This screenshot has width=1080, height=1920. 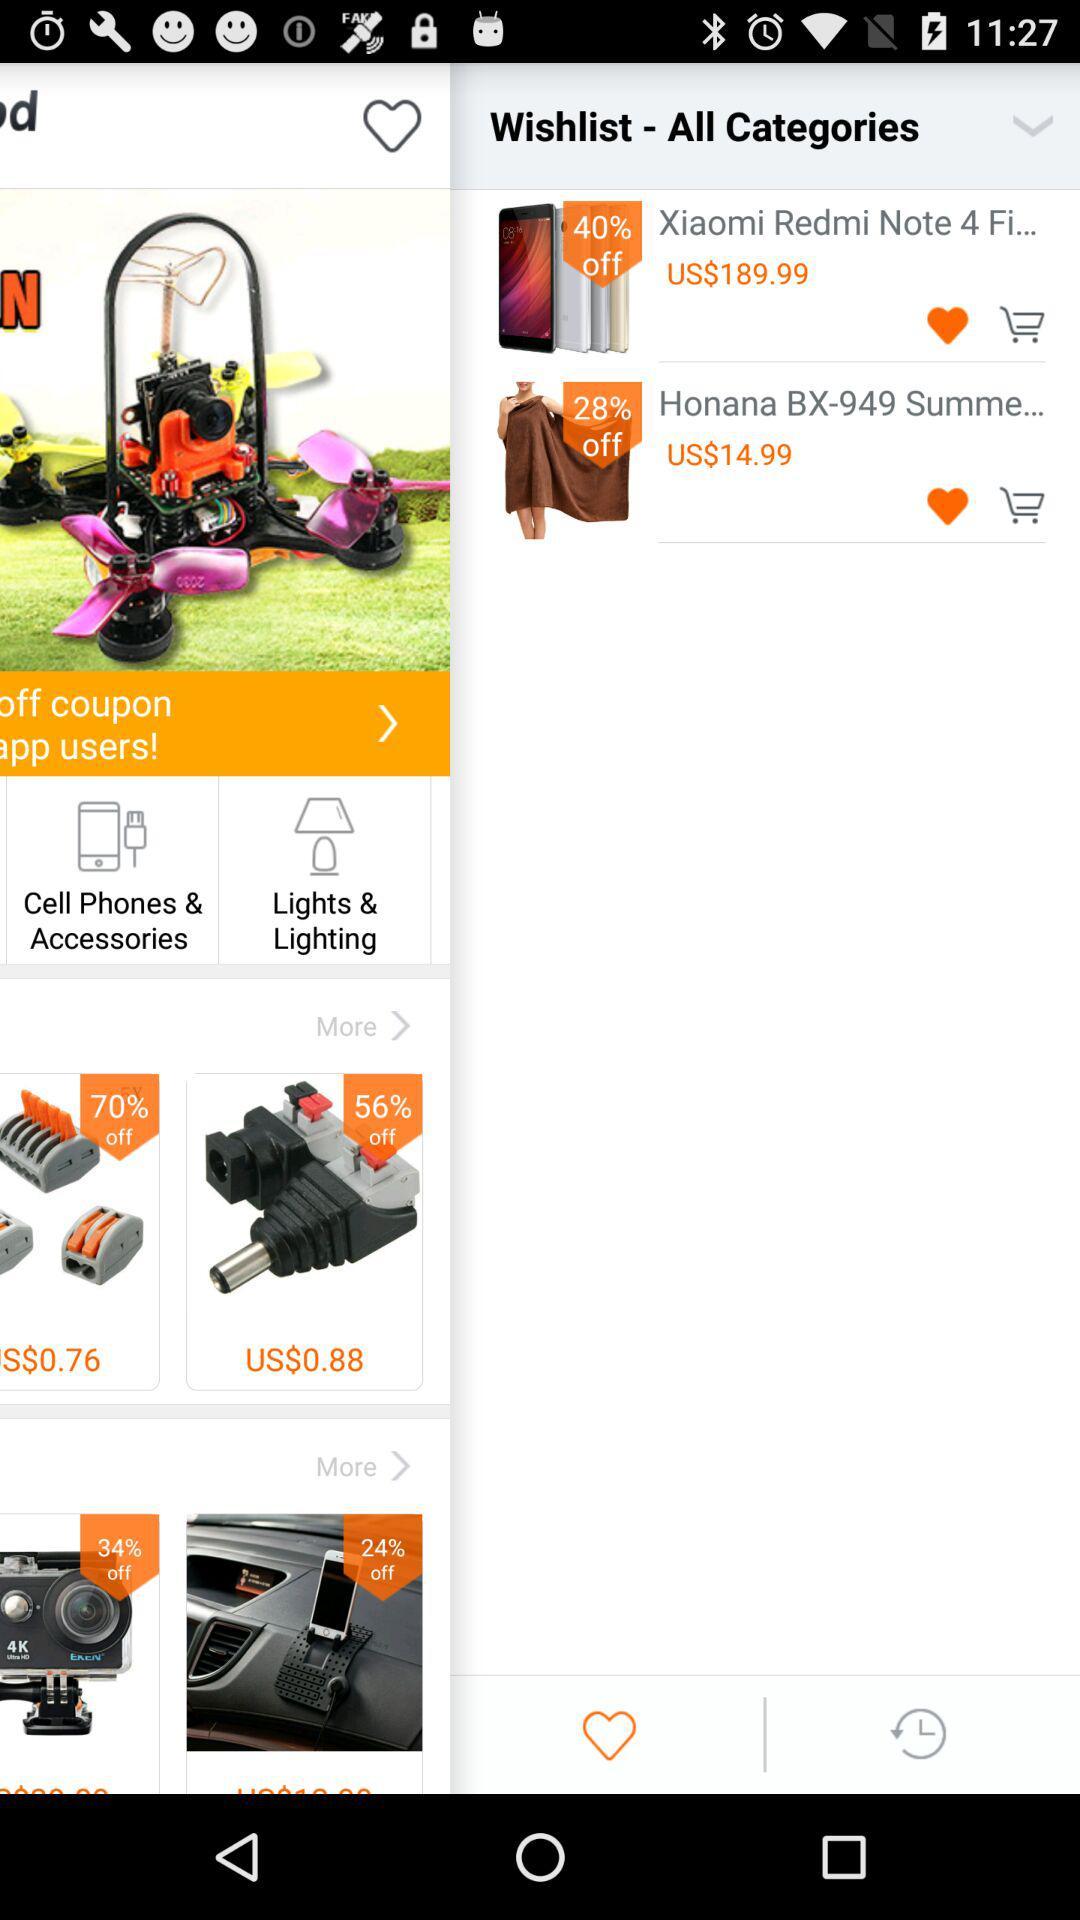 I want to click on to favorites, so click(x=392, y=124).